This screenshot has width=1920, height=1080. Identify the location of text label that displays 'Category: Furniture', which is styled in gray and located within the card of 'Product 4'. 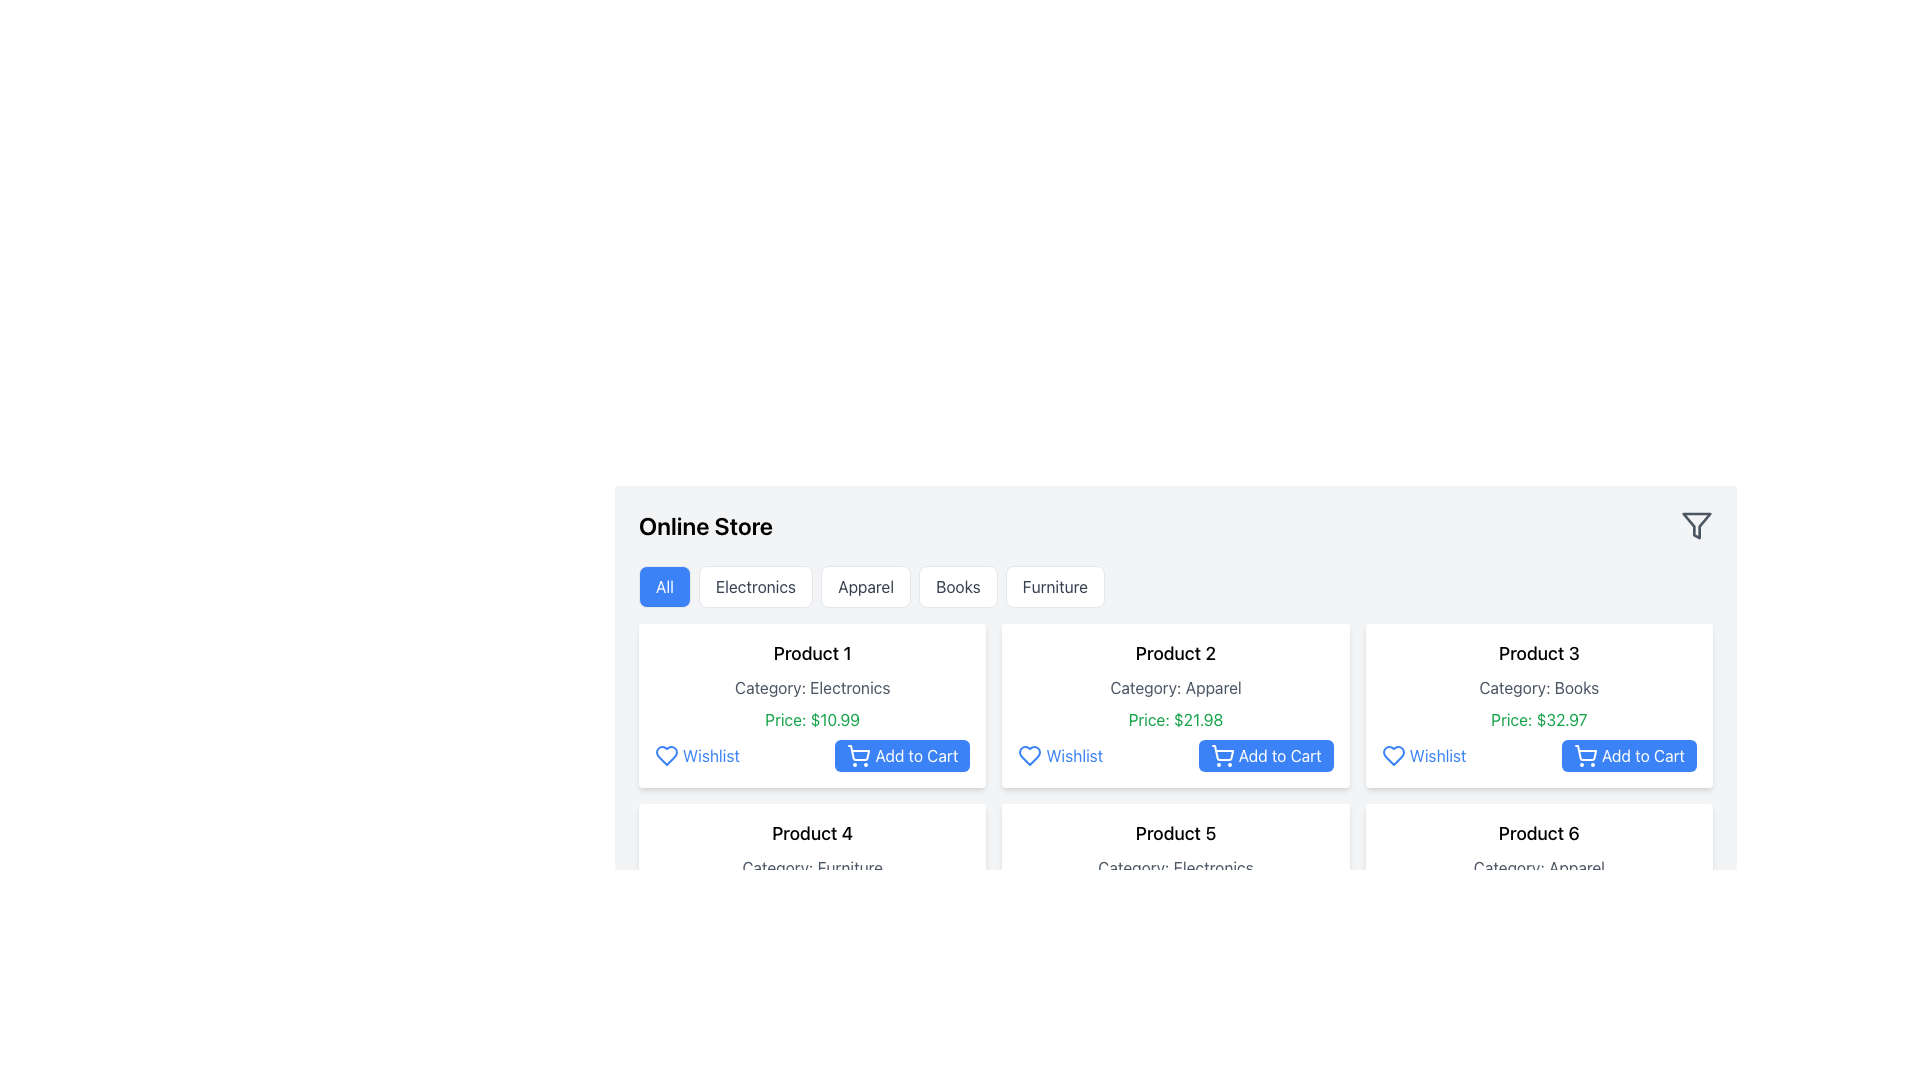
(812, 866).